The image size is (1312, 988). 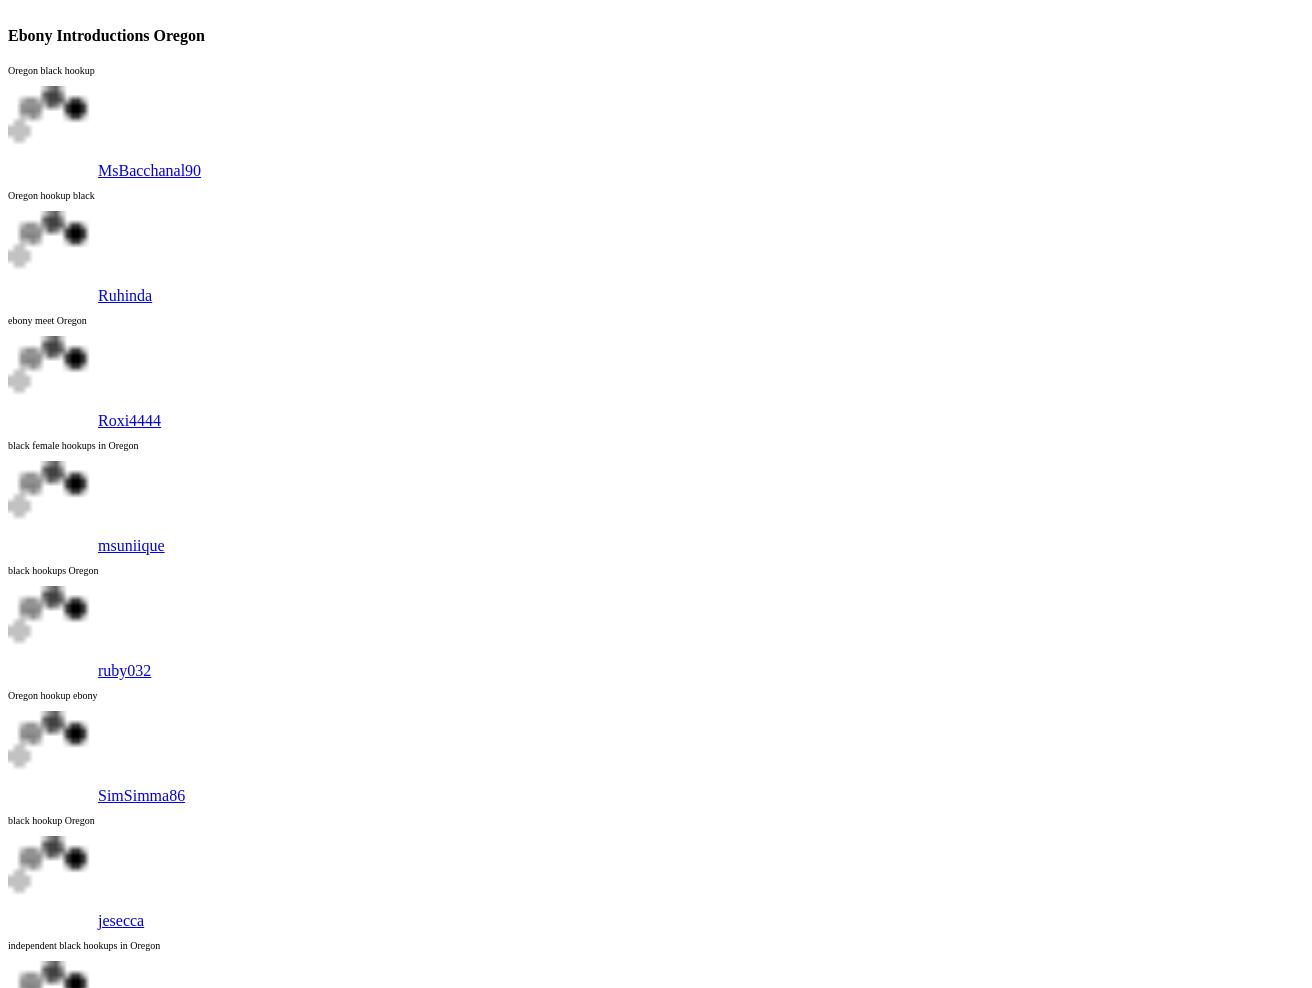 What do you see at coordinates (82, 321) in the screenshot?
I see `'The Dalles'` at bounding box center [82, 321].